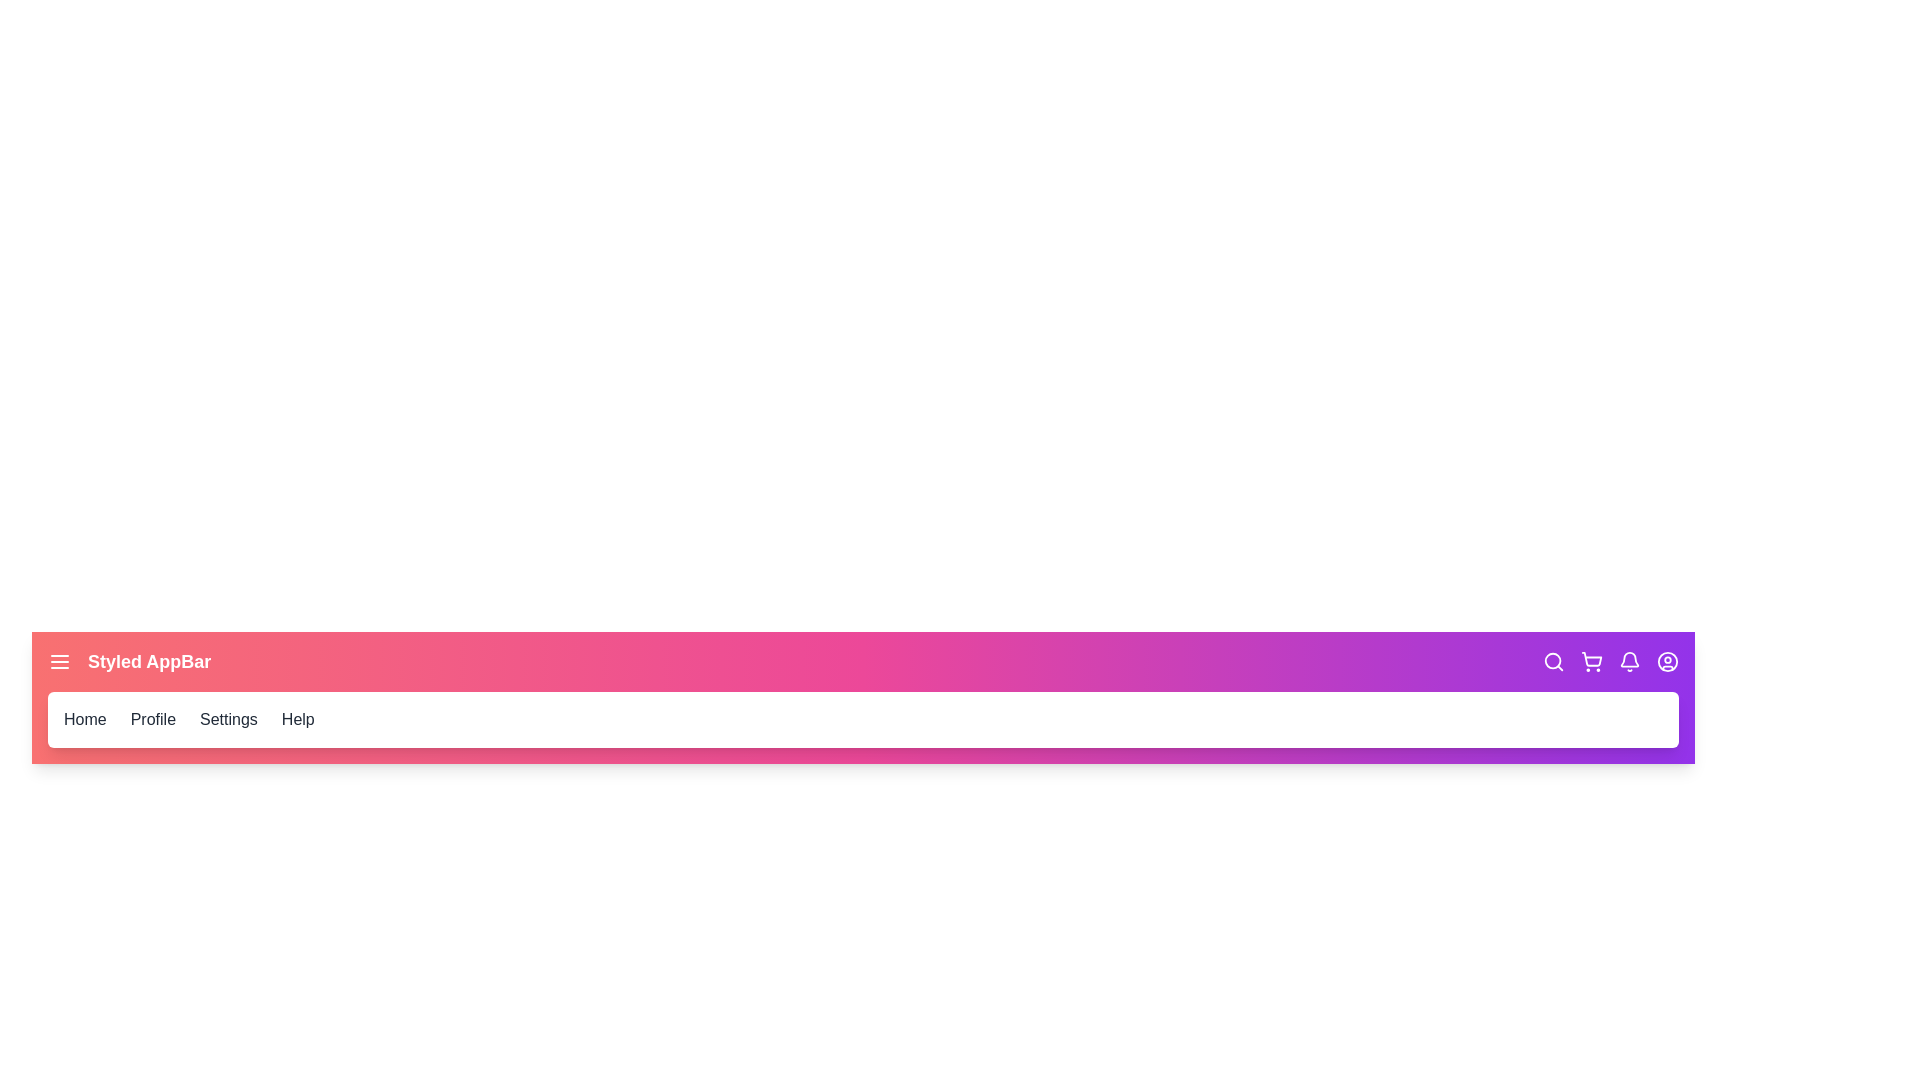  What do you see at coordinates (152, 720) in the screenshot?
I see `the navigation option Profile from the menu` at bounding box center [152, 720].